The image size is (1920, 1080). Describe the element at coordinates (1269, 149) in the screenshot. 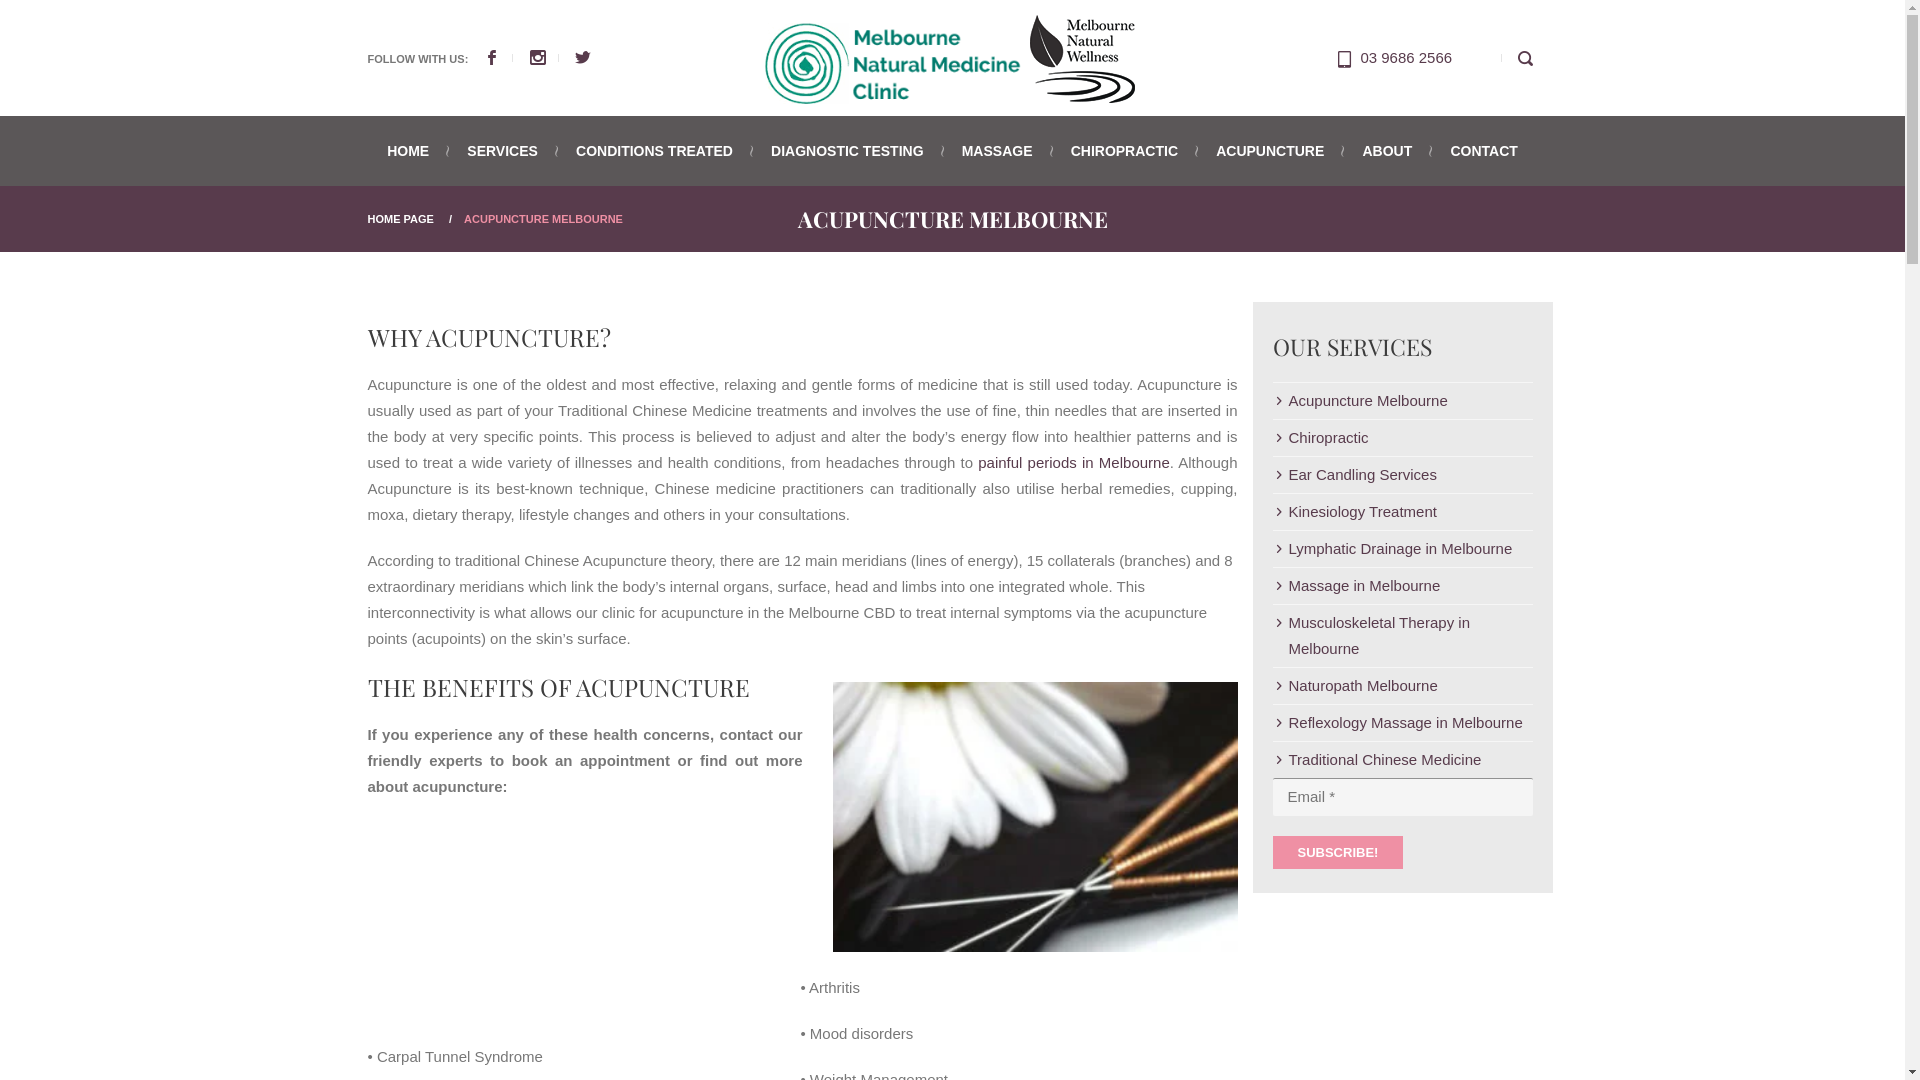

I see `'ACUPUNCTURE'` at that location.